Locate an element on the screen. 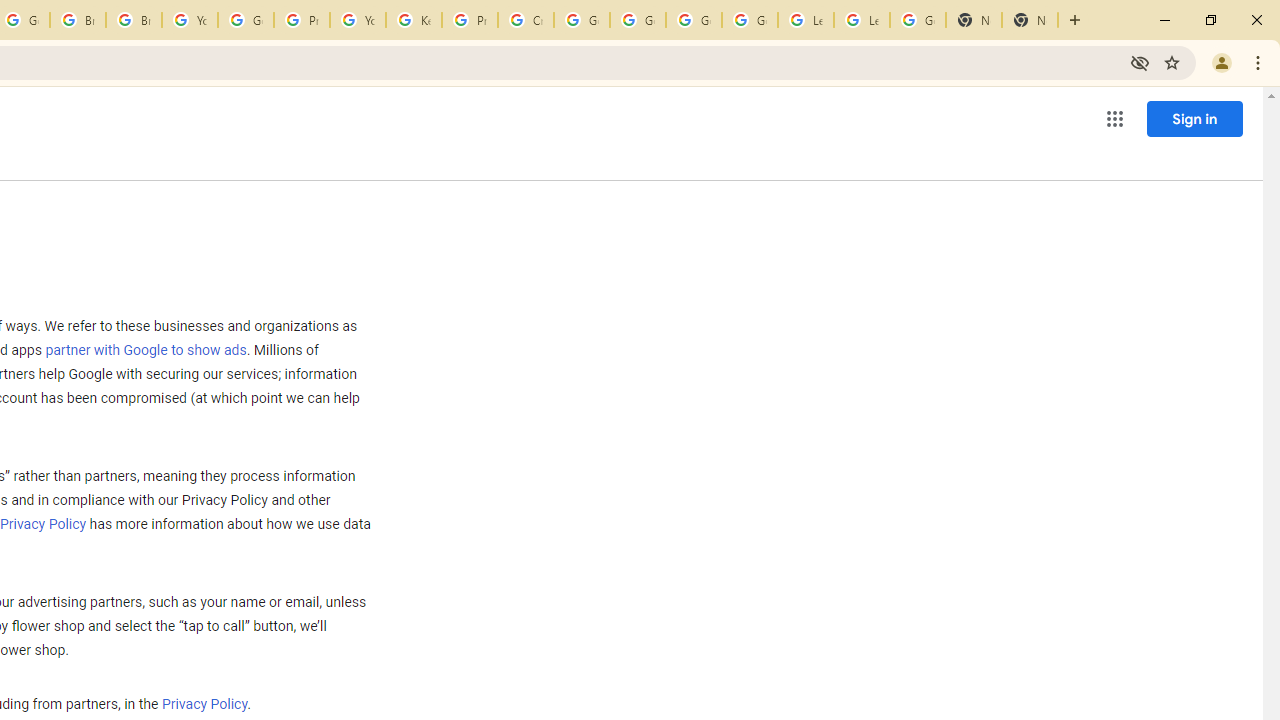 The width and height of the screenshot is (1280, 720). 'Google Account Help' is located at coordinates (244, 20).